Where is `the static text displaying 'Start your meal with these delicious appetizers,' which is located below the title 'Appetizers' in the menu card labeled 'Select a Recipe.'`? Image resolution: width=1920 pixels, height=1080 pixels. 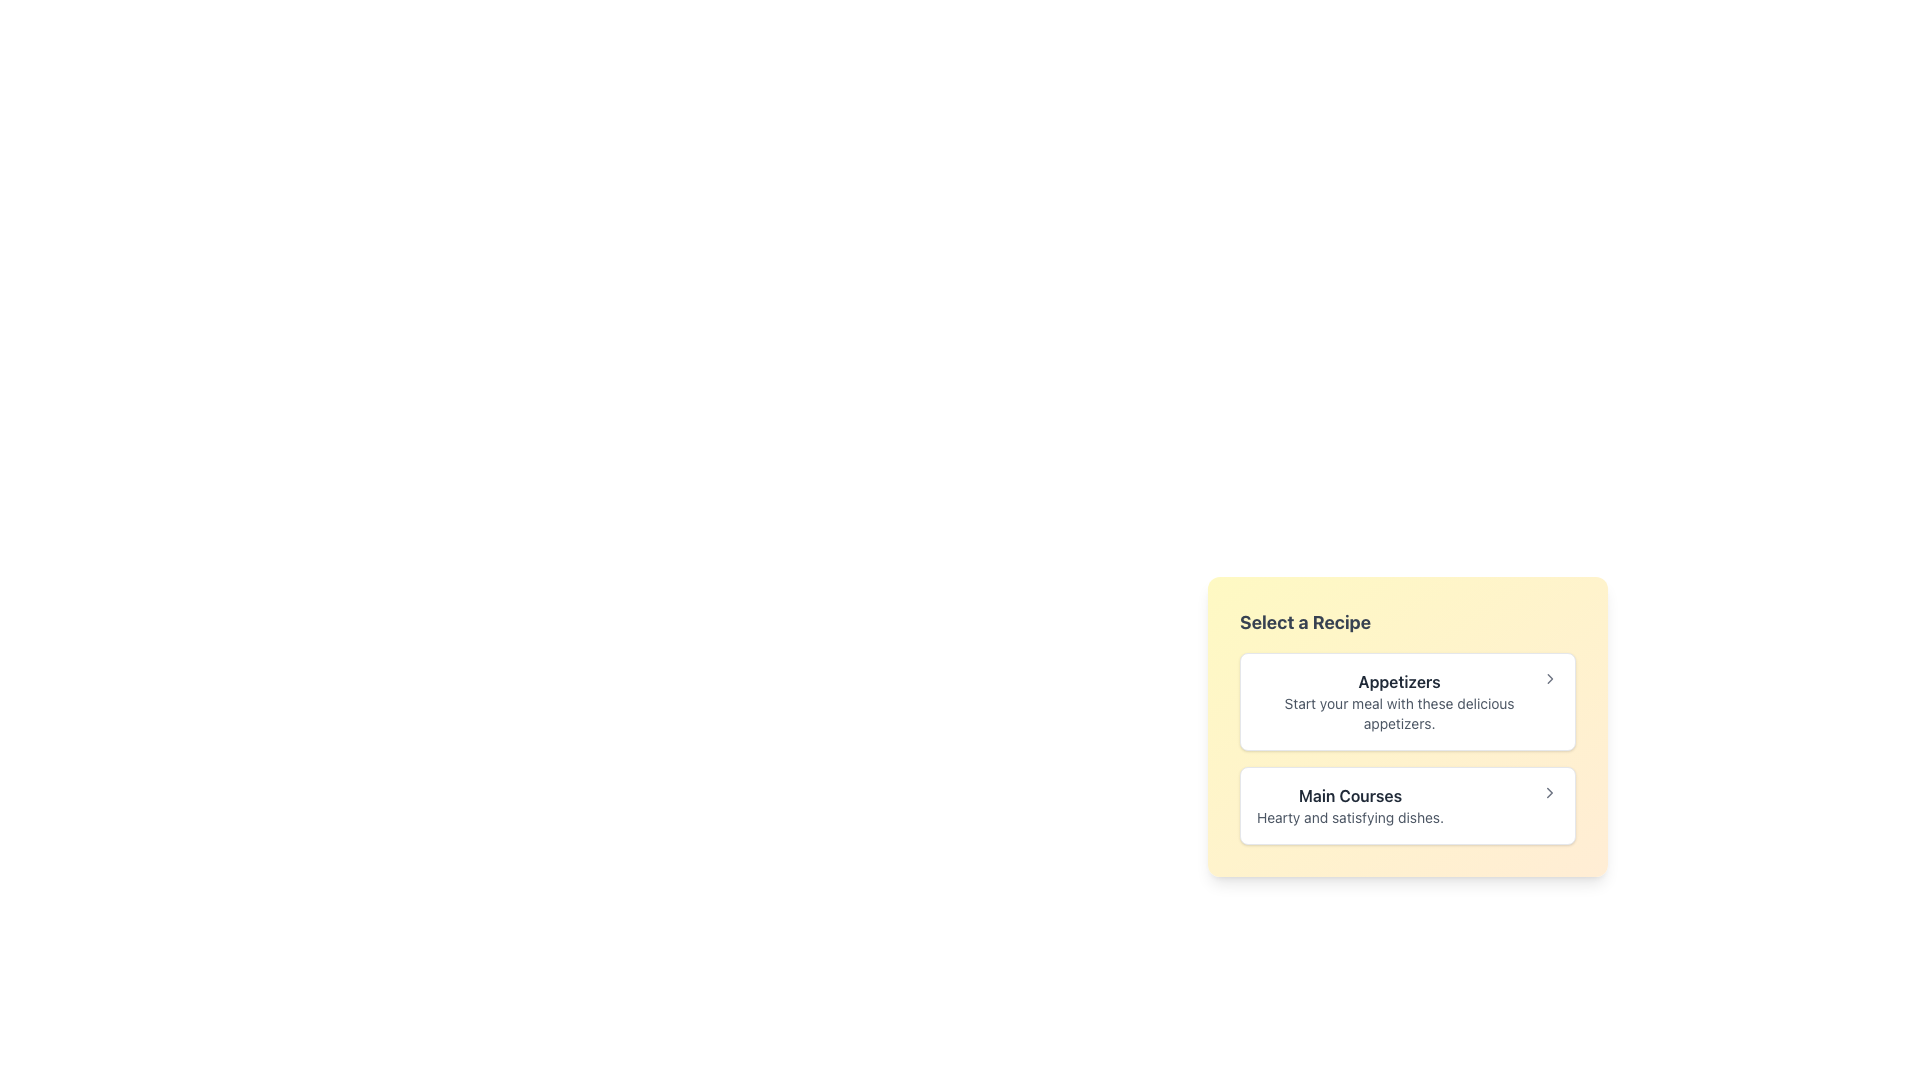
the static text displaying 'Start your meal with these delicious appetizers,' which is located below the title 'Appetizers' in the menu card labeled 'Select a Recipe.' is located at coordinates (1398, 712).